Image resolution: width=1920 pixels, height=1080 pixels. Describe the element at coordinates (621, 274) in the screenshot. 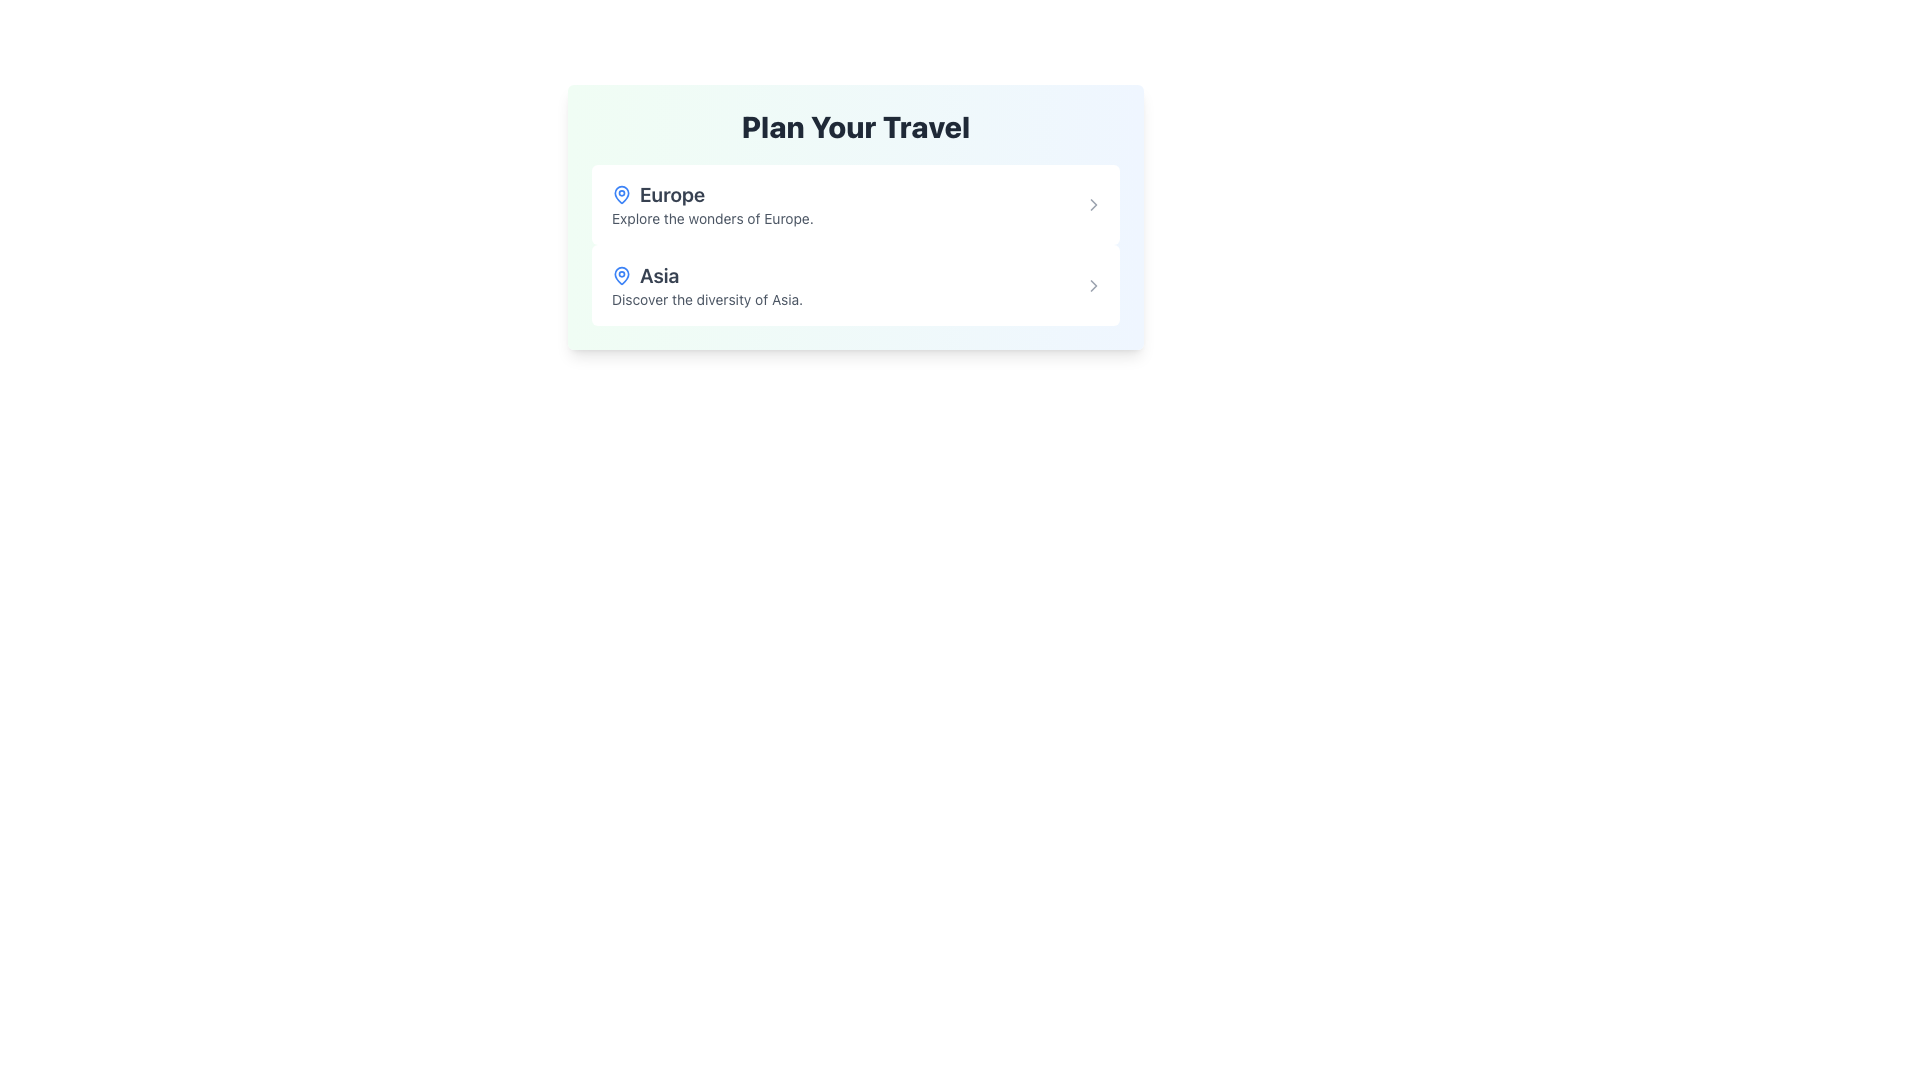

I see `the blue outlined vector icon resembling a pin marker located to the left of the text content for 'Asia' in the interface` at that location.